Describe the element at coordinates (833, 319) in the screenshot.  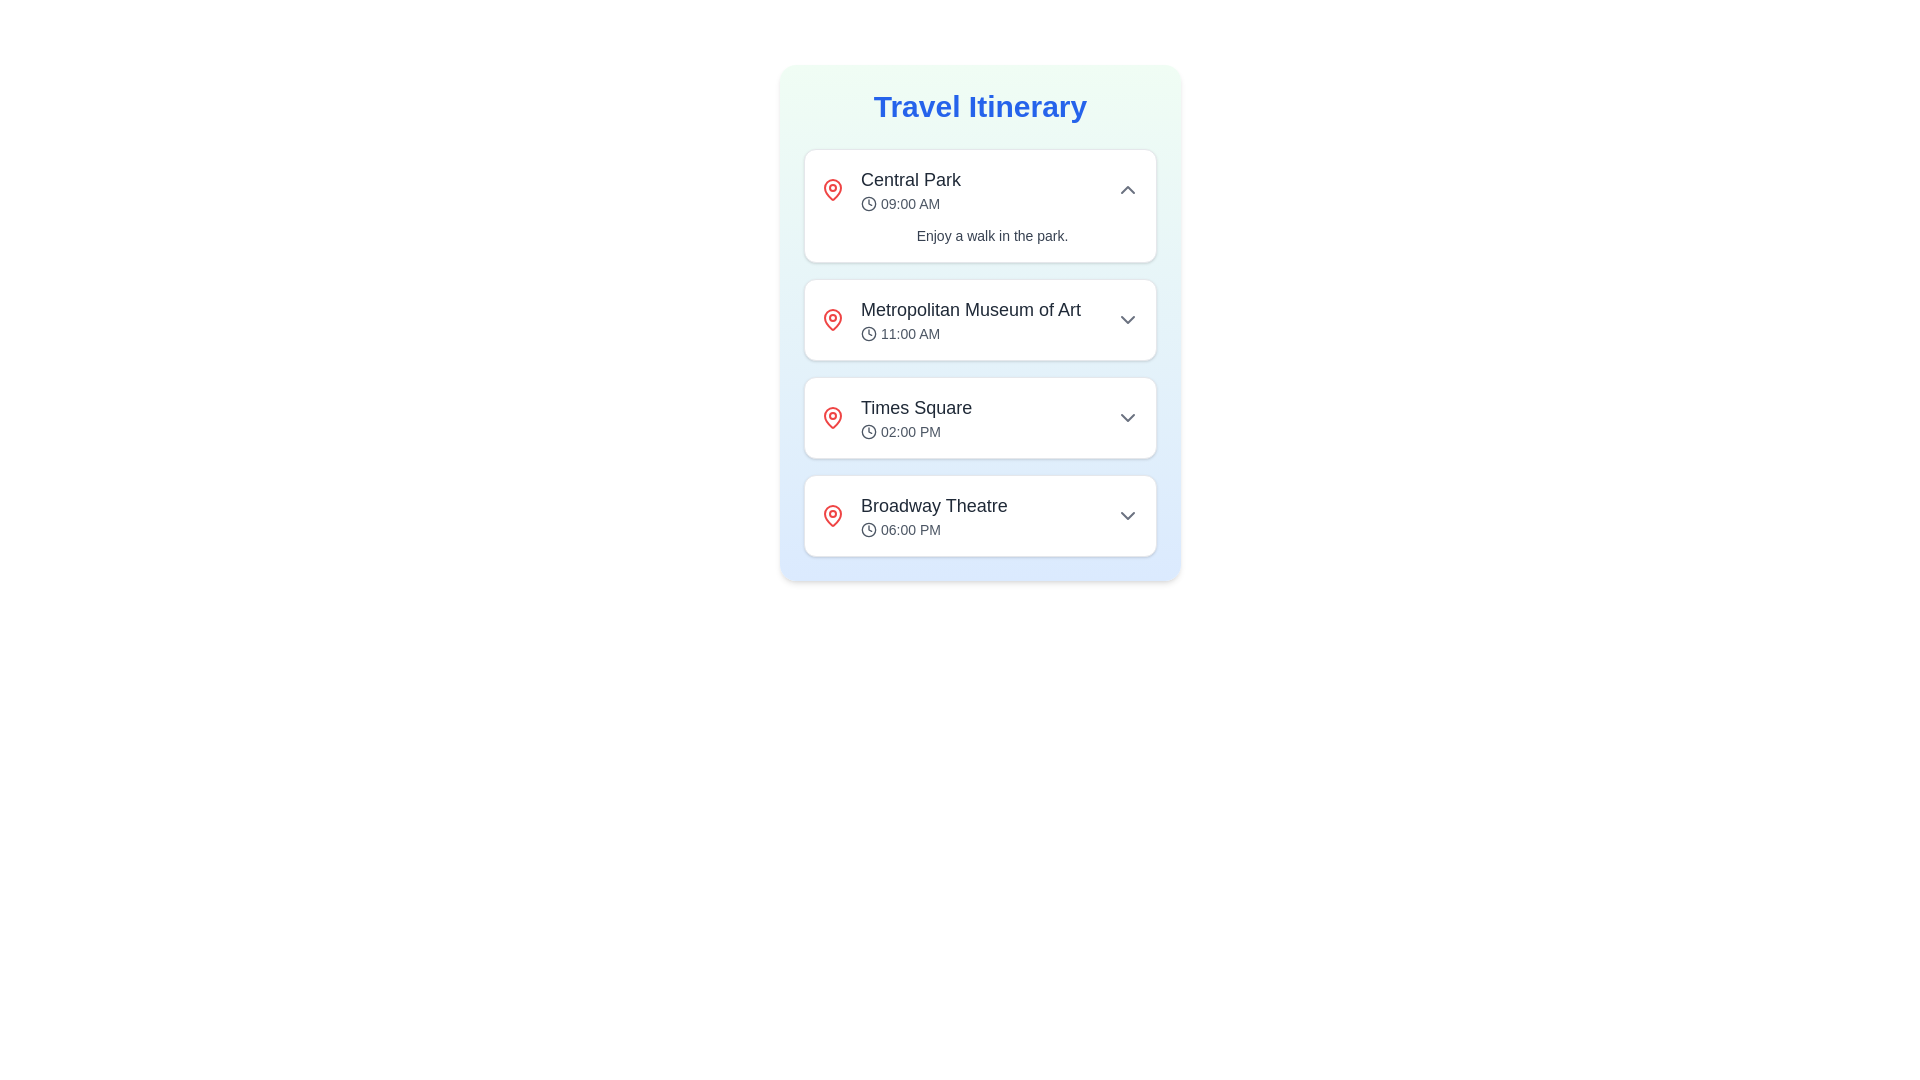
I see `the red map pin icon located at the top-left corner of the 'Metropolitan Museum of Art' itinerary entry, positioned immediately to the left of the title text` at that location.